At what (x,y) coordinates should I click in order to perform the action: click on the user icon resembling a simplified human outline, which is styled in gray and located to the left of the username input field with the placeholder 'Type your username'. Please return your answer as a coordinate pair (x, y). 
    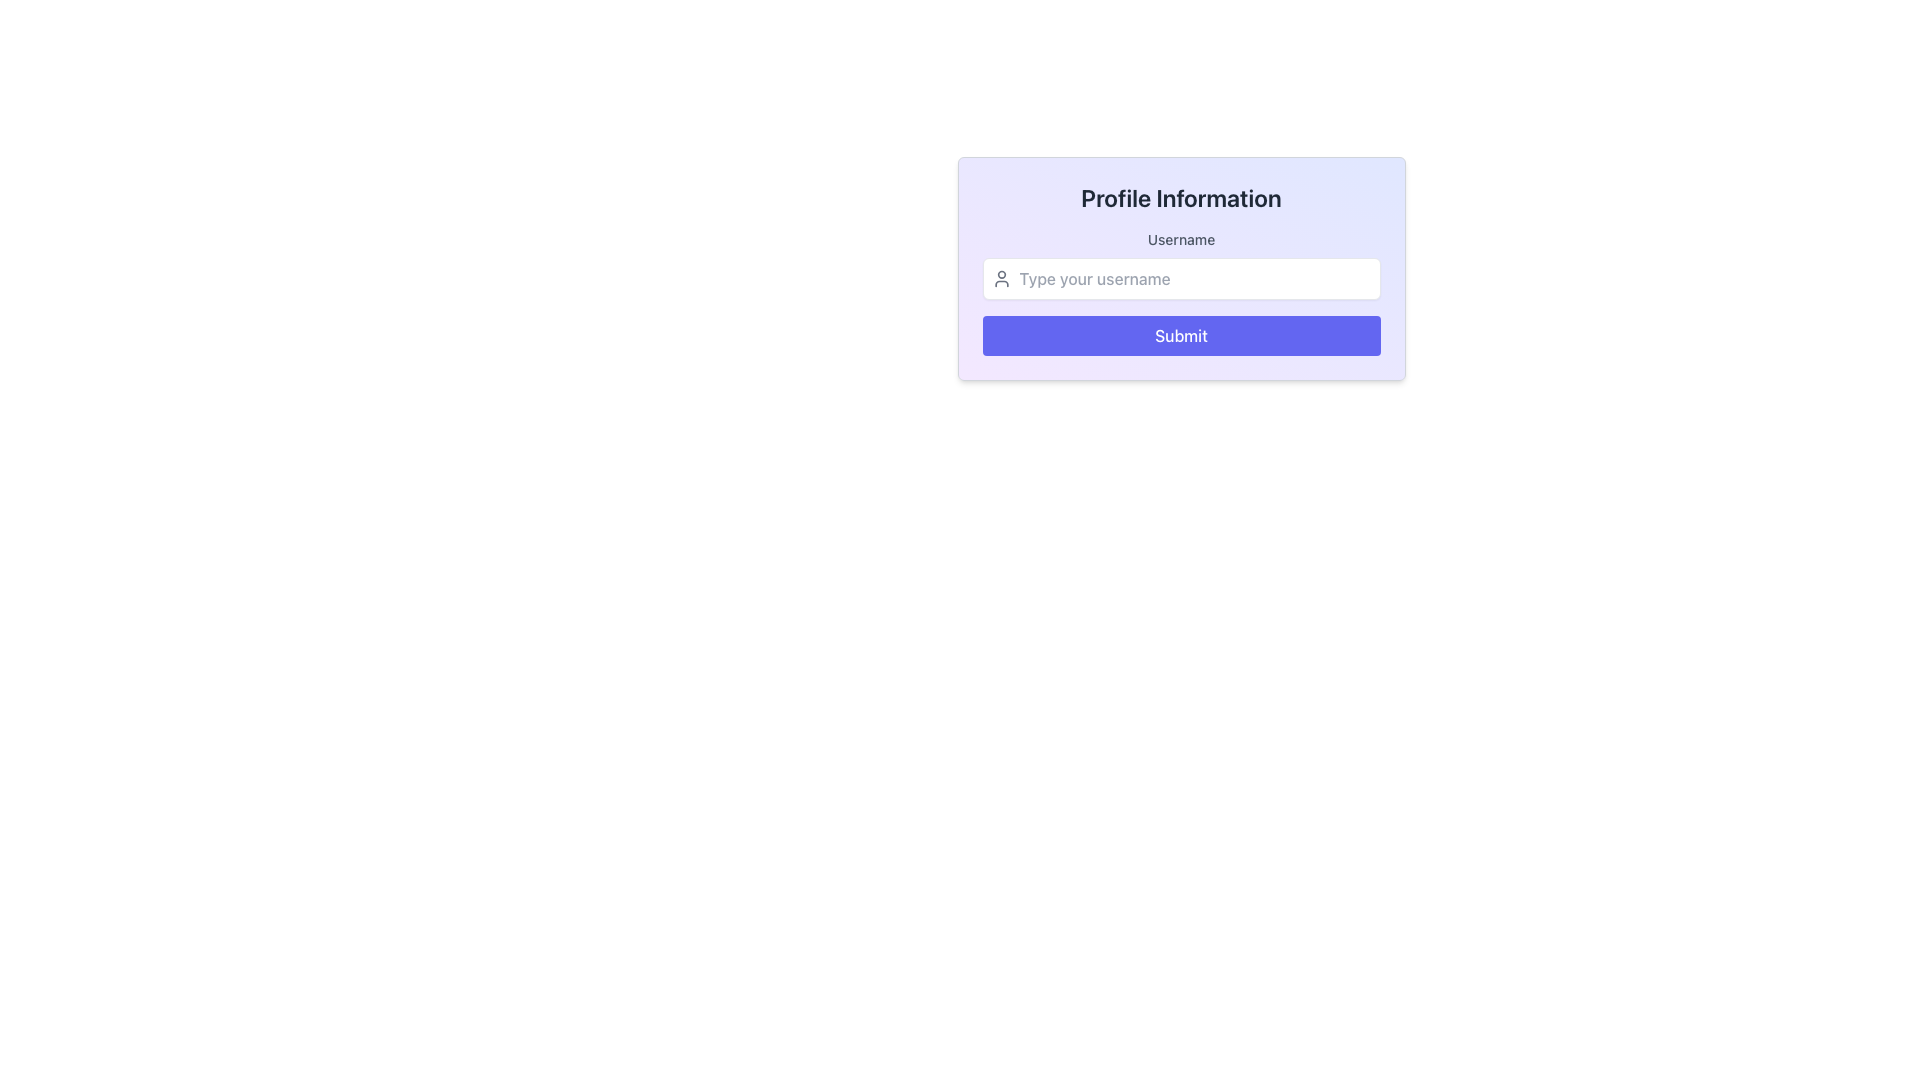
    Looking at the image, I should click on (1001, 278).